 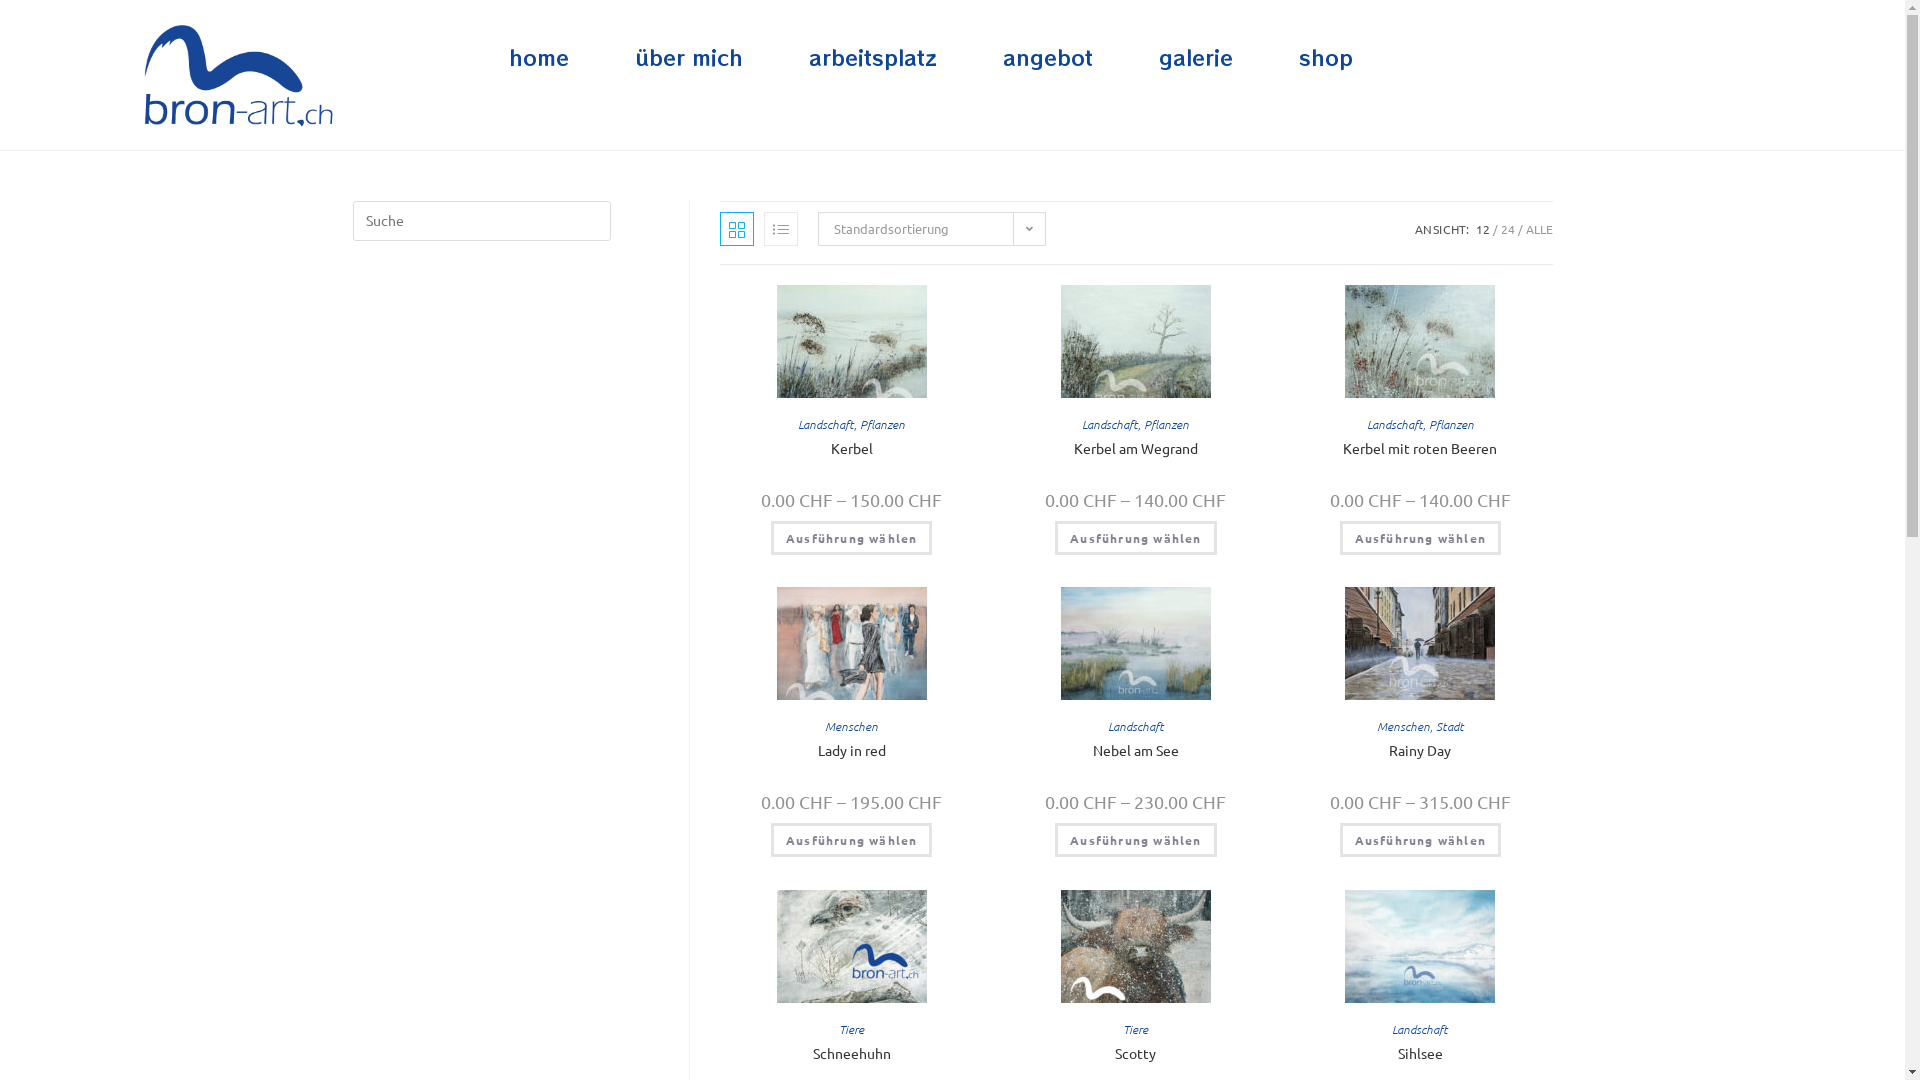 What do you see at coordinates (851, 447) in the screenshot?
I see `'Kerbel'` at bounding box center [851, 447].